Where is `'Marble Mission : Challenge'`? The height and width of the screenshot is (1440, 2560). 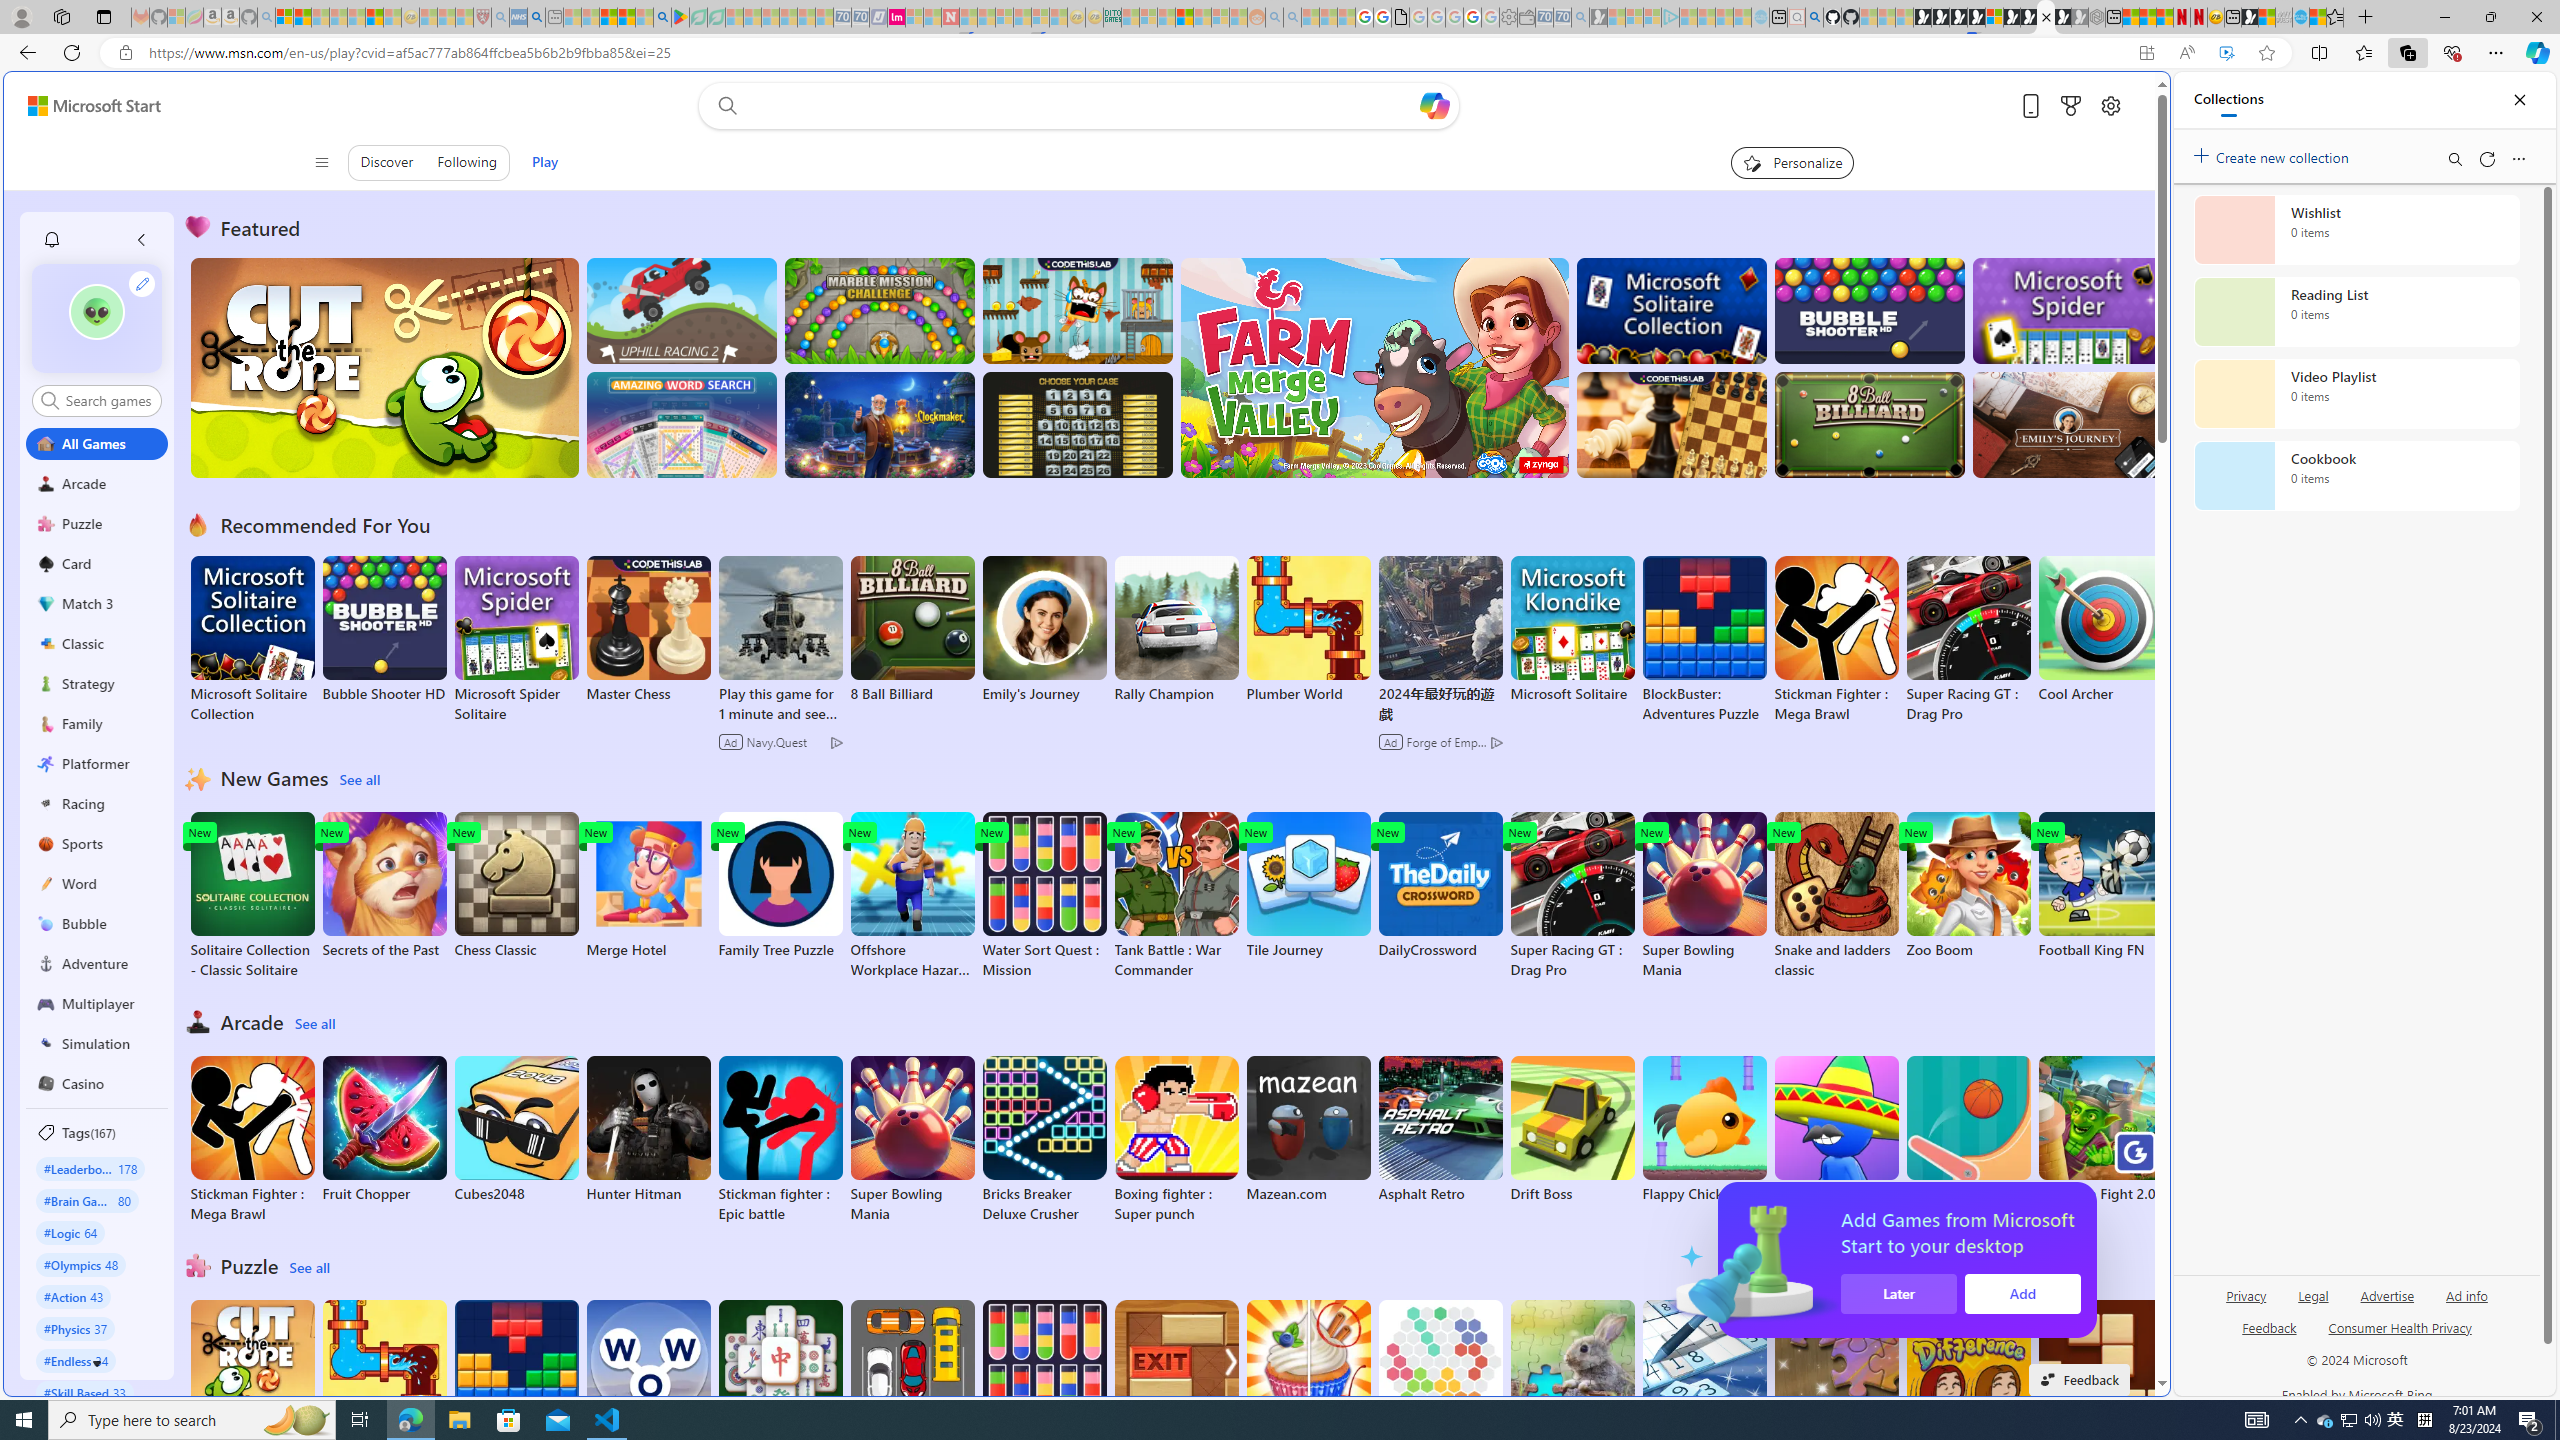 'Marble Mission : Challenge' is located at coordinates (879, 310).